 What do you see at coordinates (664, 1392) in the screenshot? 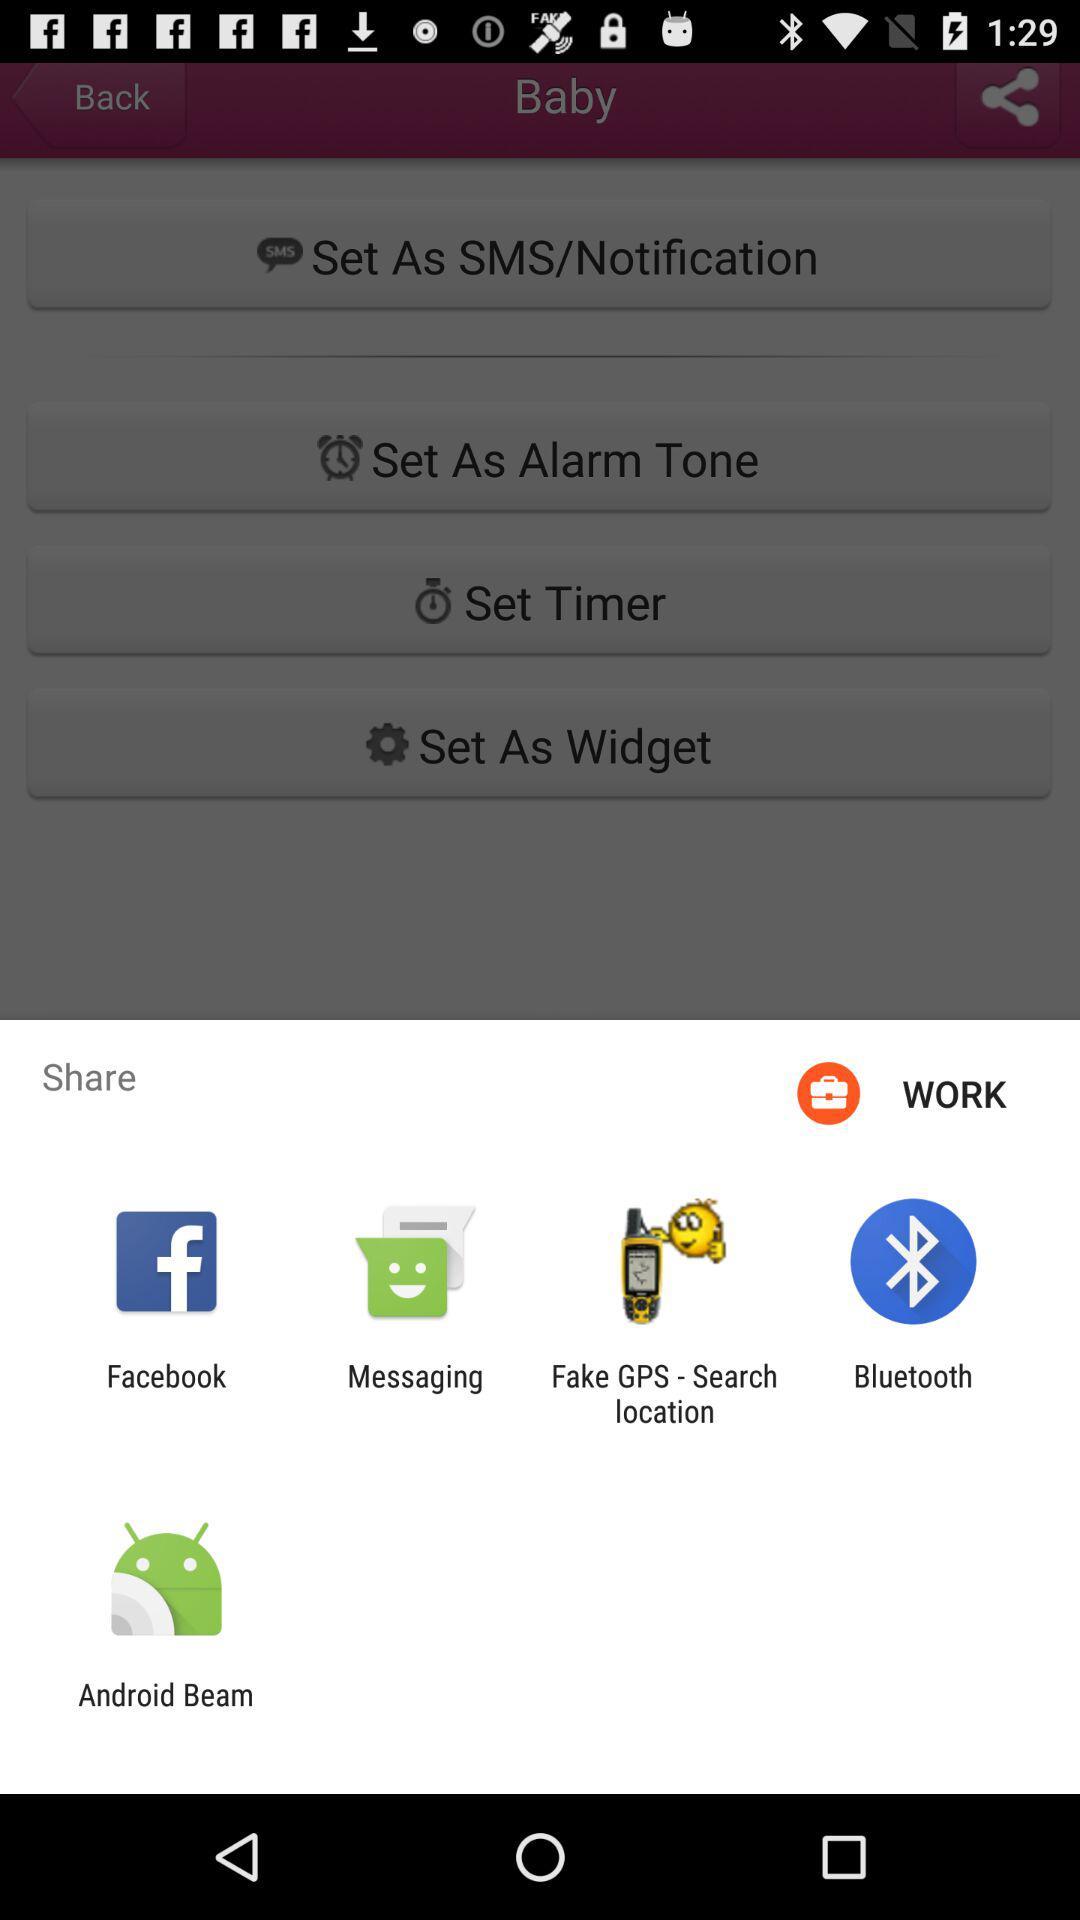
I see `fake gps search` at bounding box center [664, 1392].